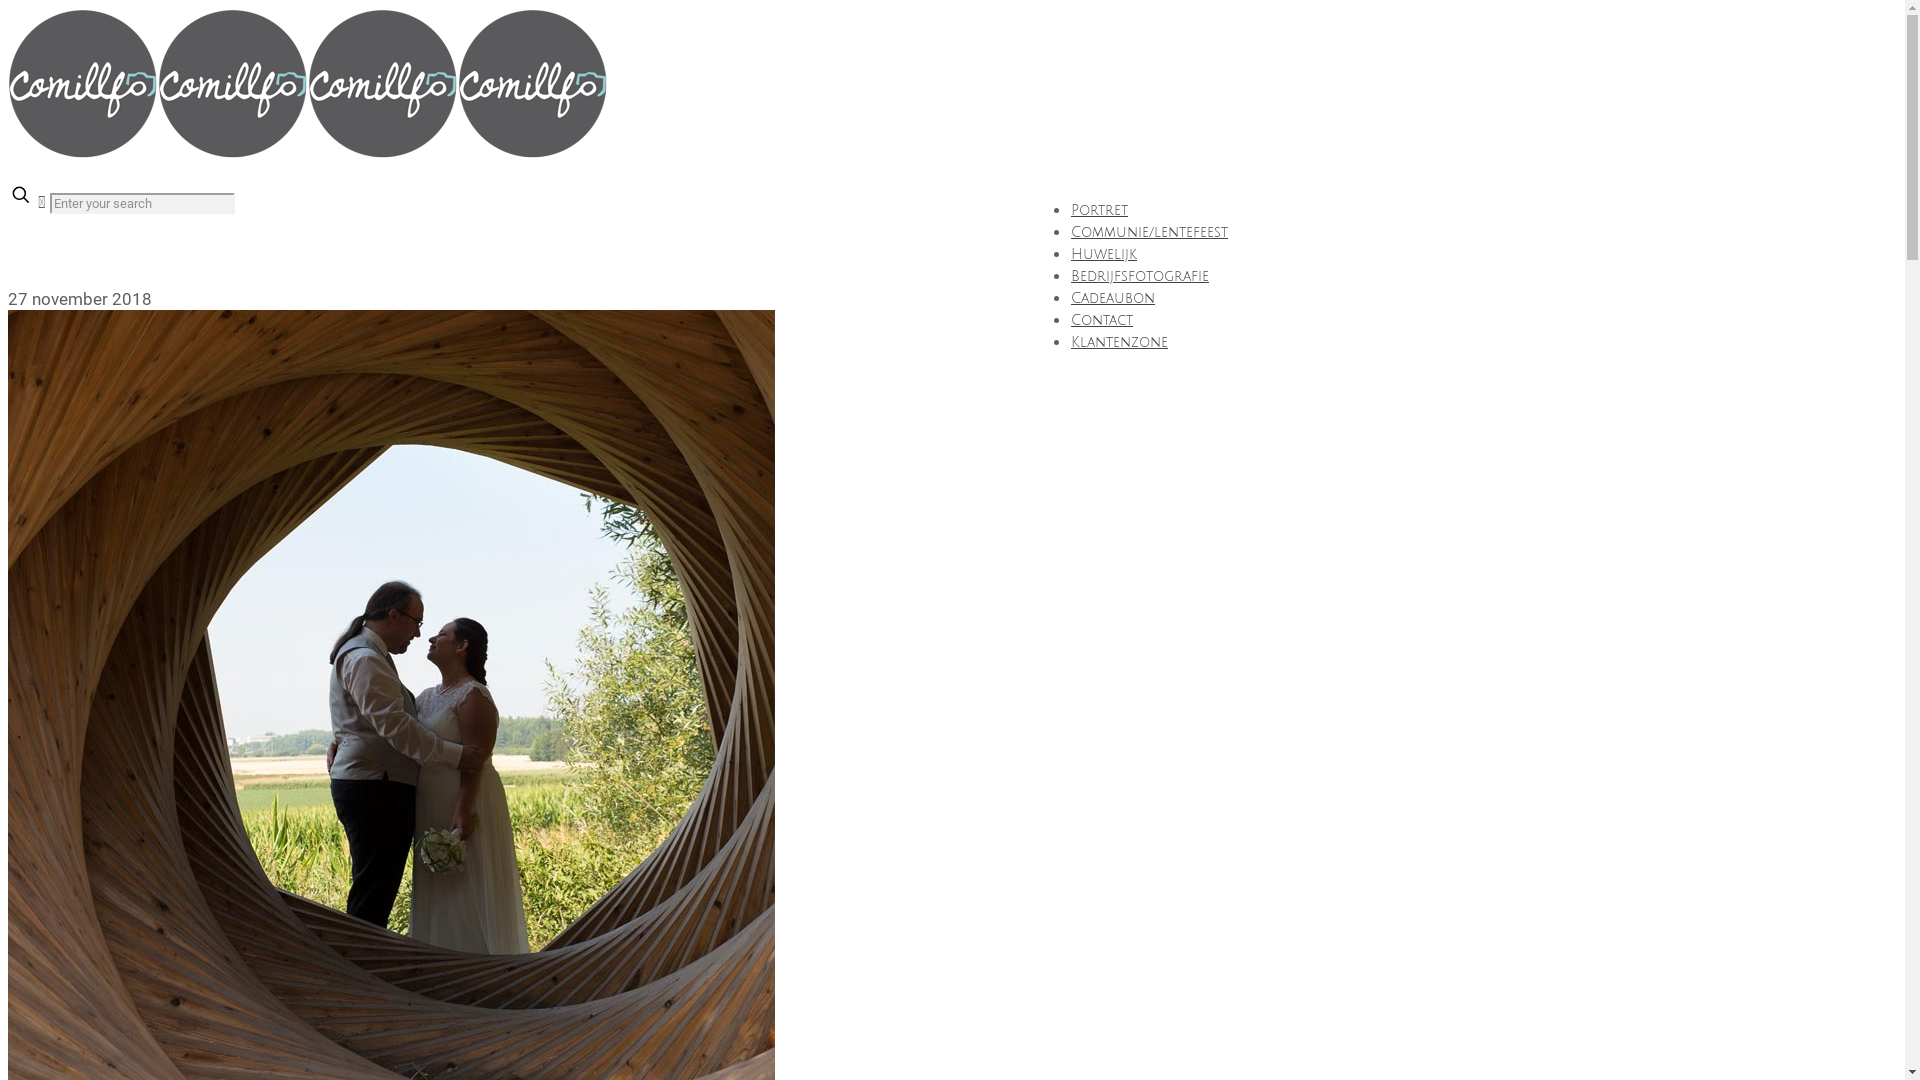  Describe the element at coordinates (306, 150) in the screenshot. I see `'Comillfo'` at that location.